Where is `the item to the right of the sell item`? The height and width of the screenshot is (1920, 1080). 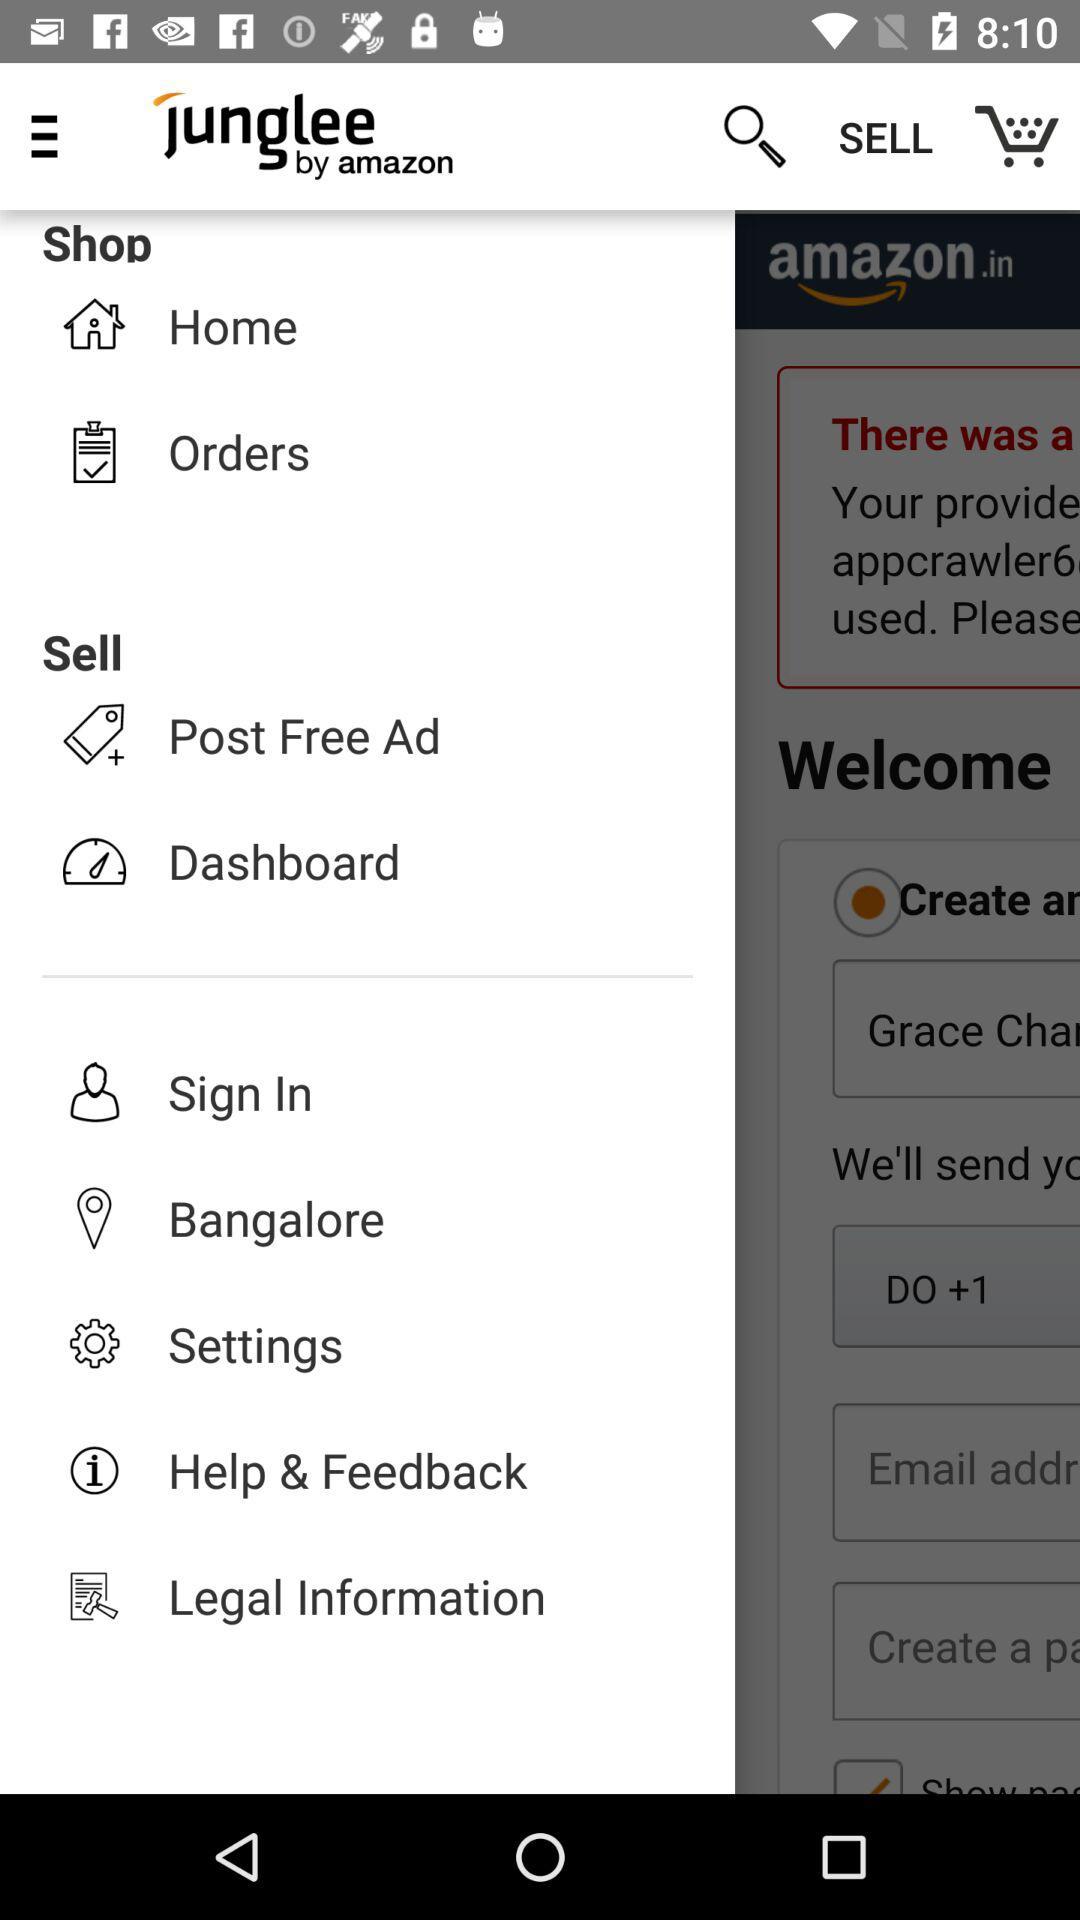
the item to the right of the sell item is located at coordinates (1017, 135).